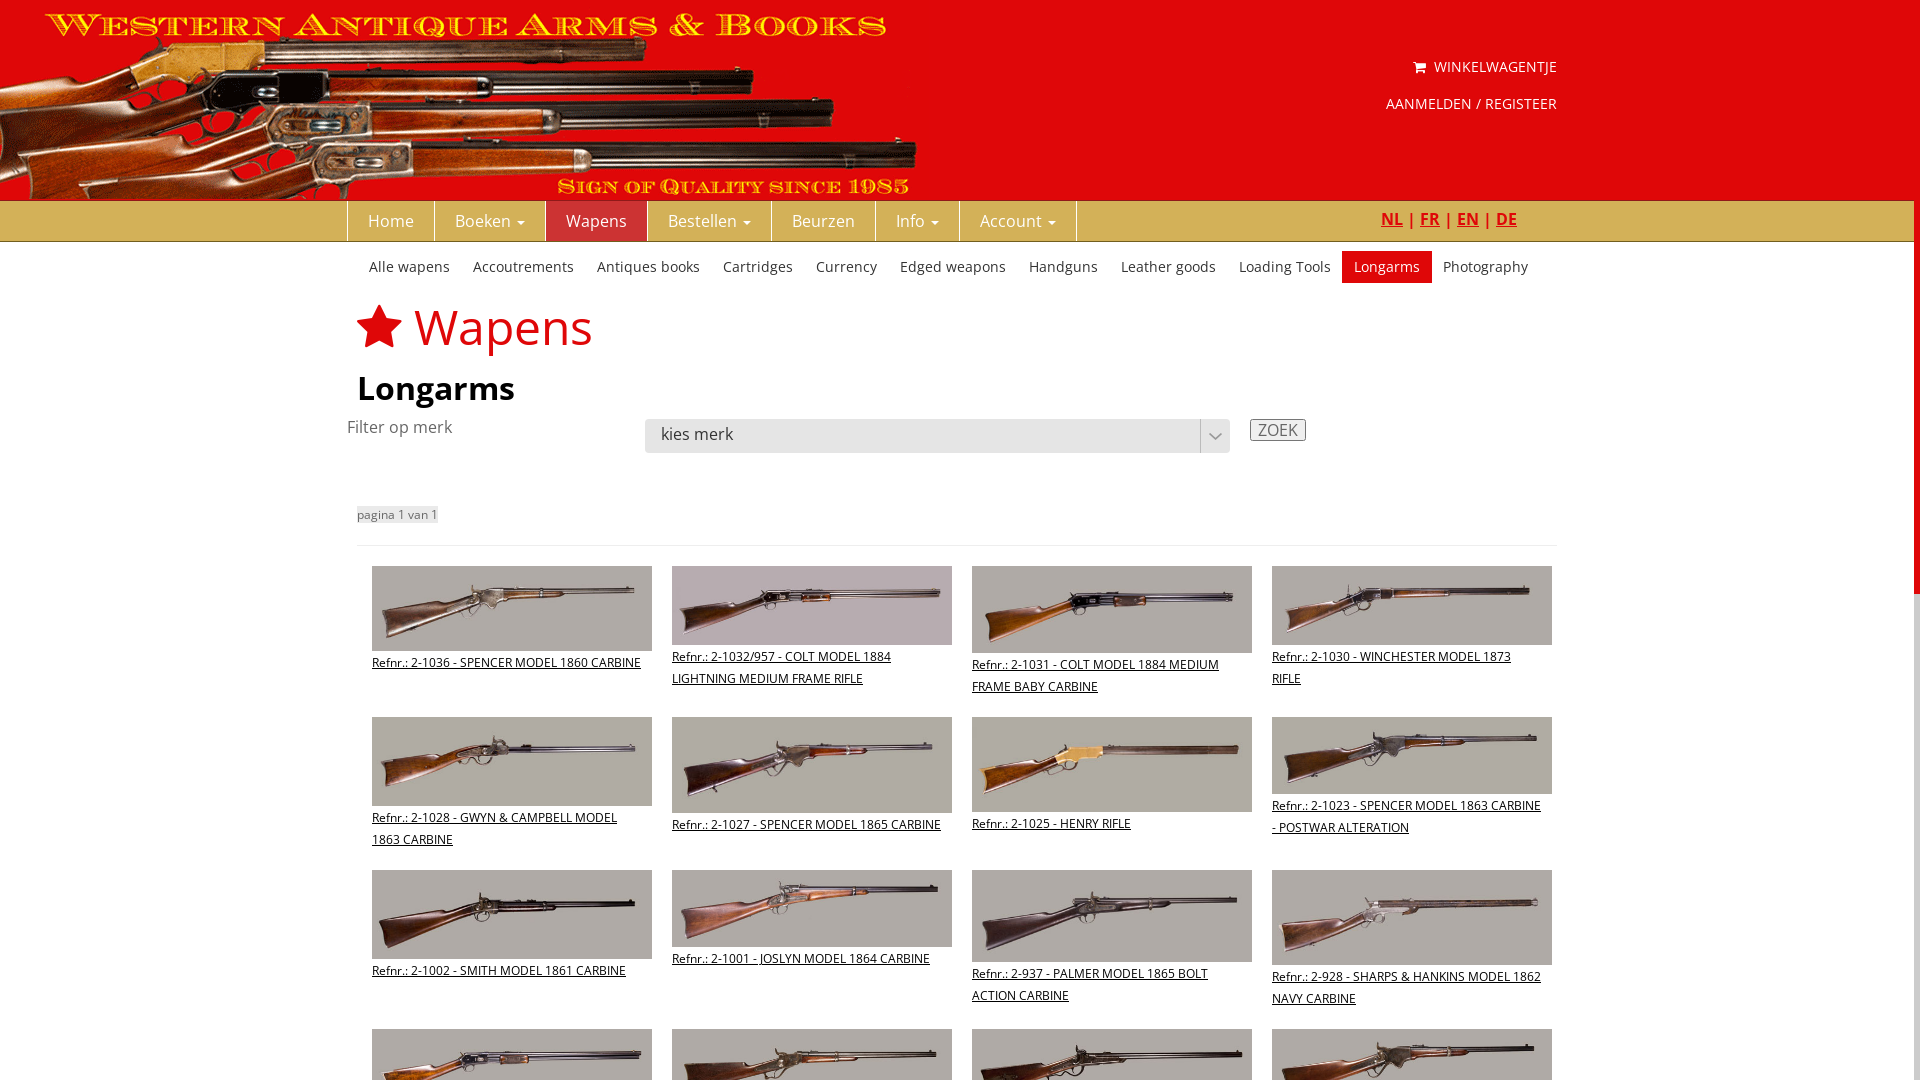  What do you see at coordinates (390, 220) in the screenshot?
I see `'Home'` at bounding box center [390, 220].